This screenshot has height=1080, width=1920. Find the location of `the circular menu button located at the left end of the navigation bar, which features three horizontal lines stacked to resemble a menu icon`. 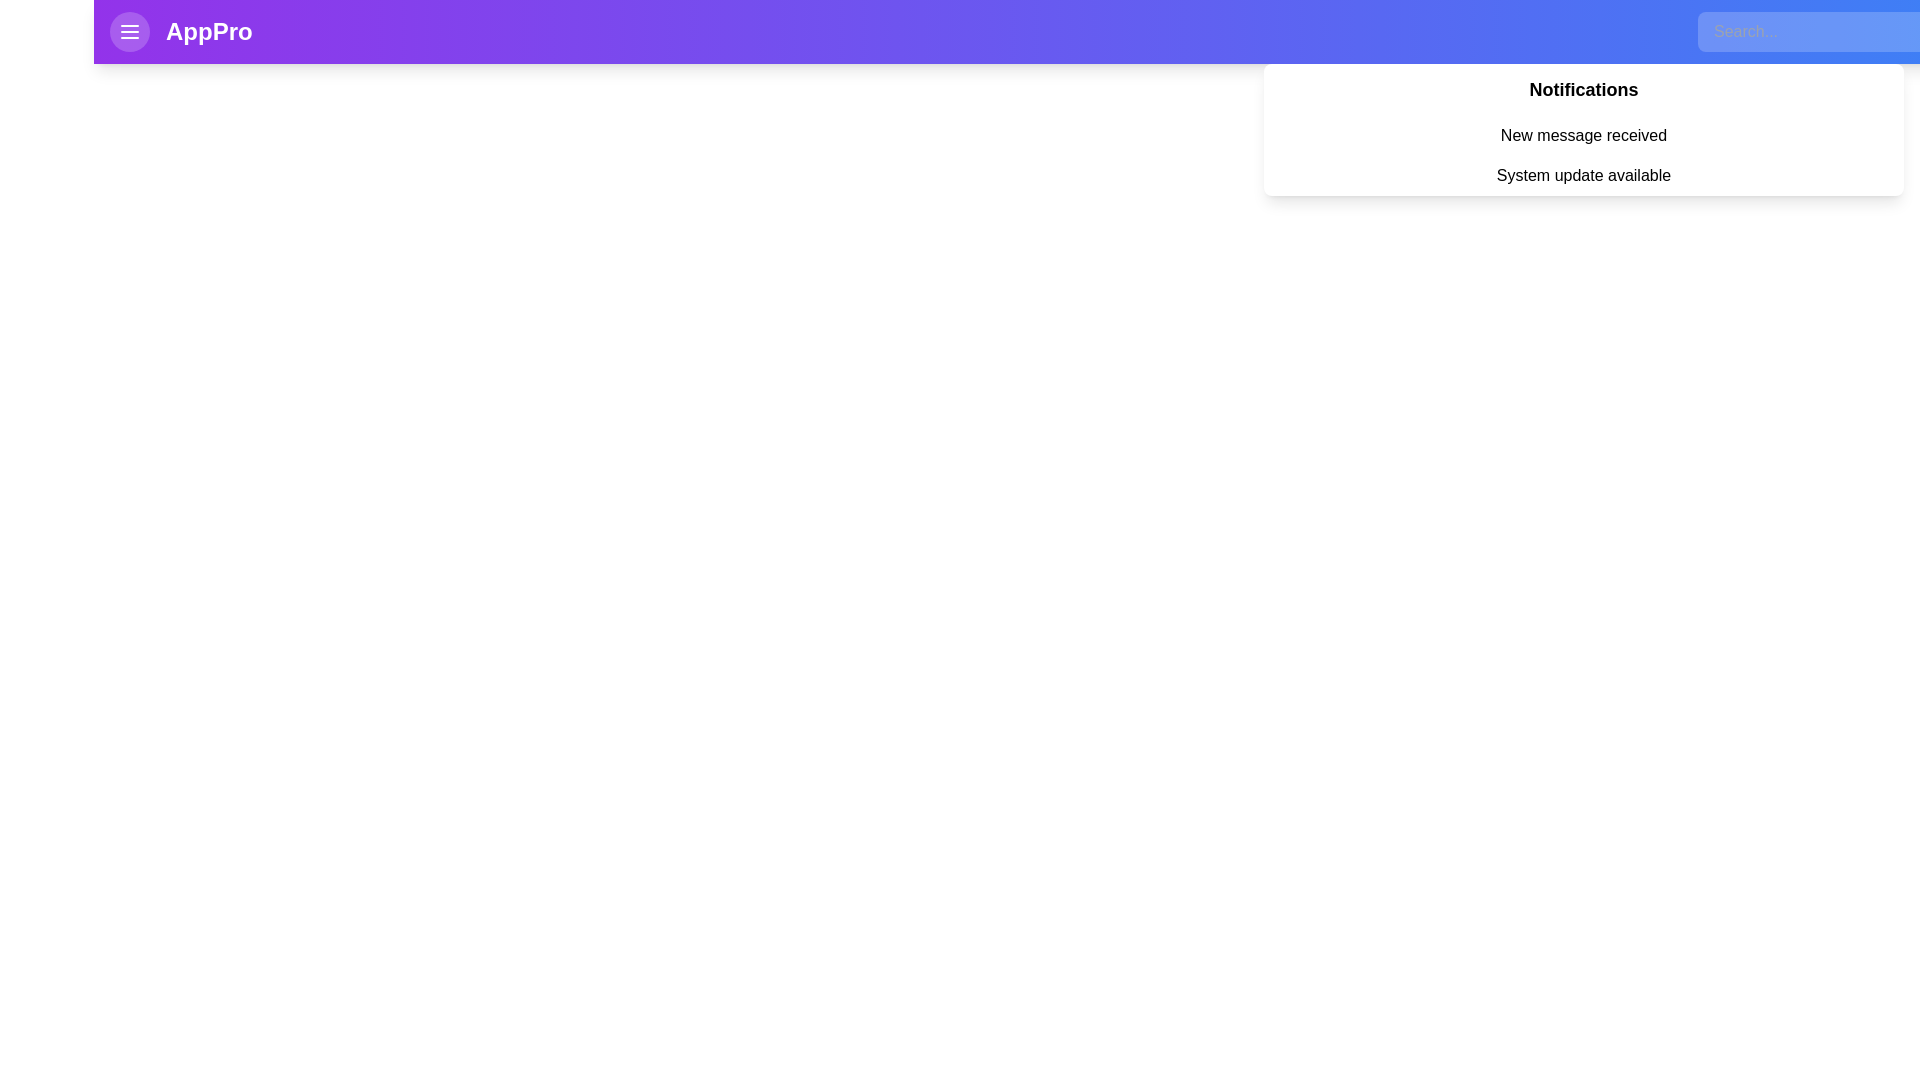

the circular menu button located at the left end of the navigation bar, which features three horizontal lines stacked to resemble a menu icon is located at coordinates (128, 31).